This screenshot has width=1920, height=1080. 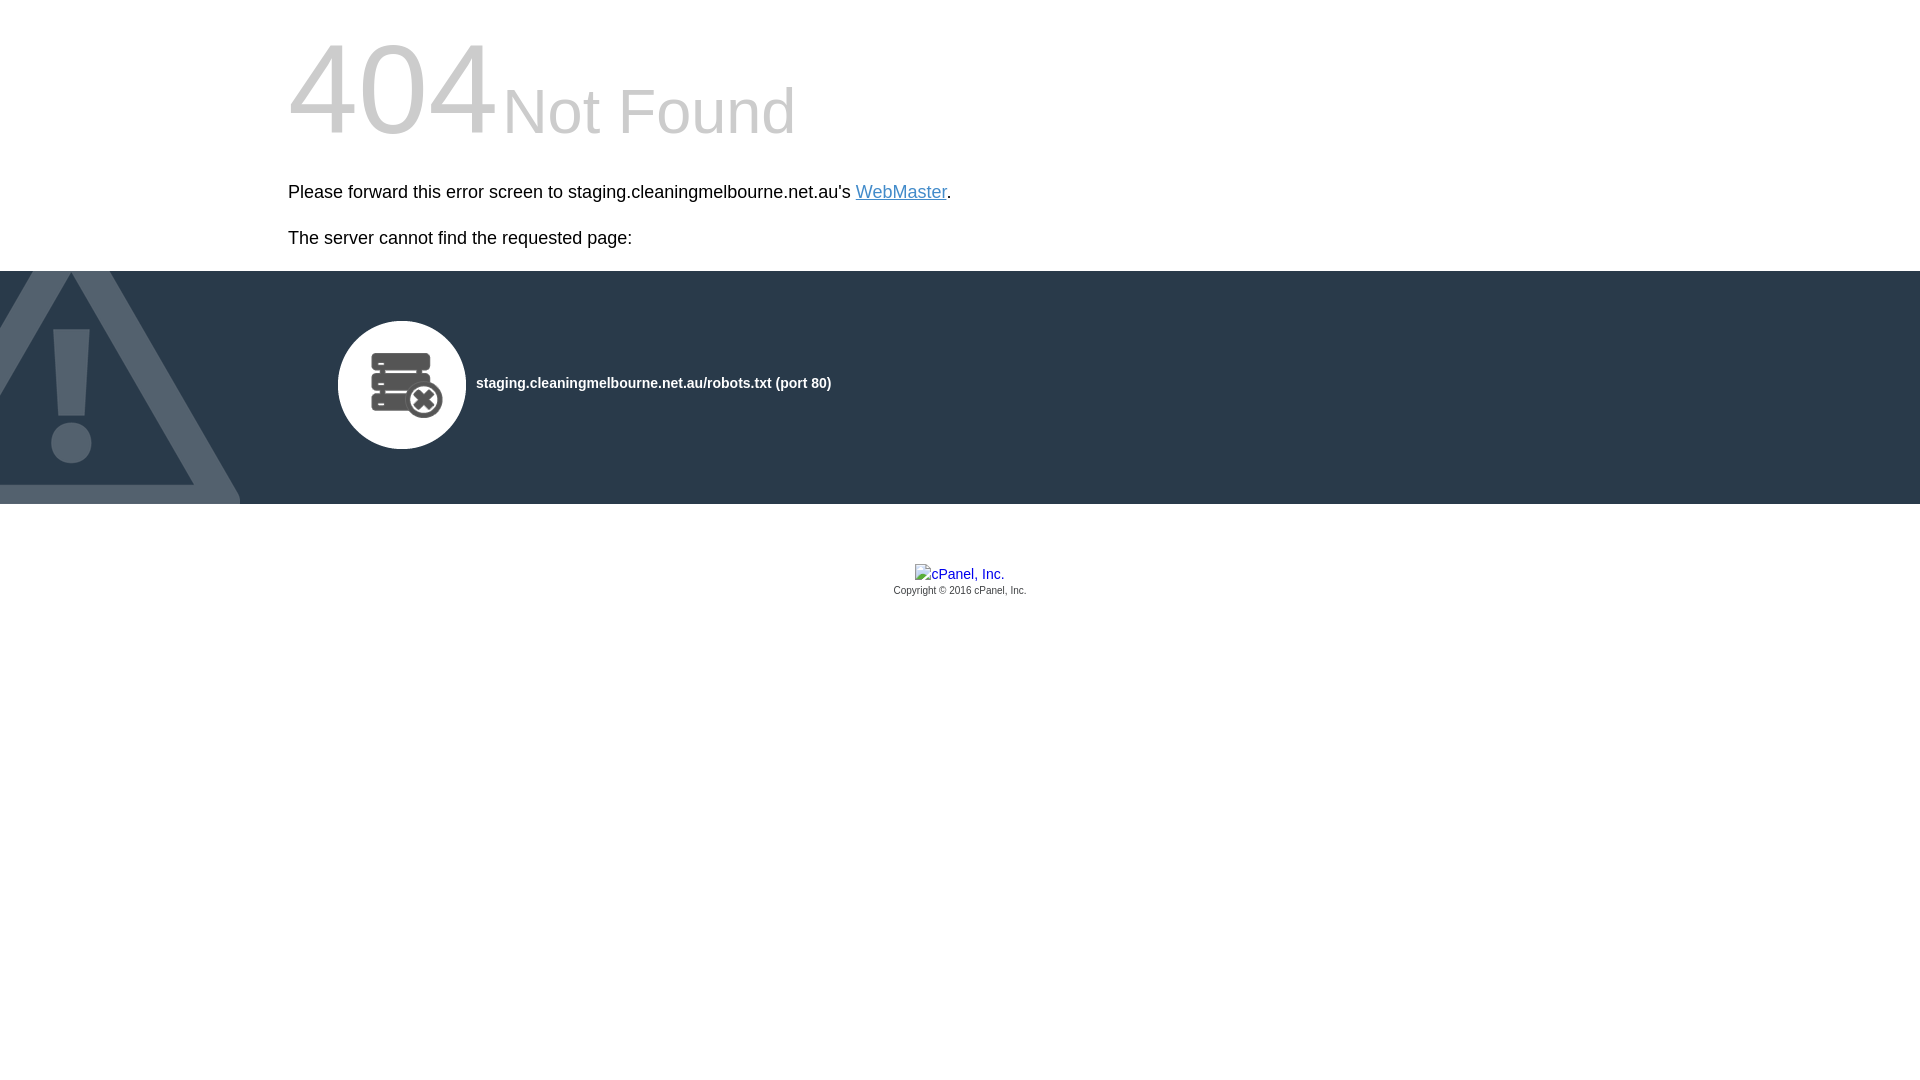 What do you see at coordinates (900, 192) in the screenshot?
I see `'WebMaster'` at bounding box center [900, 192].